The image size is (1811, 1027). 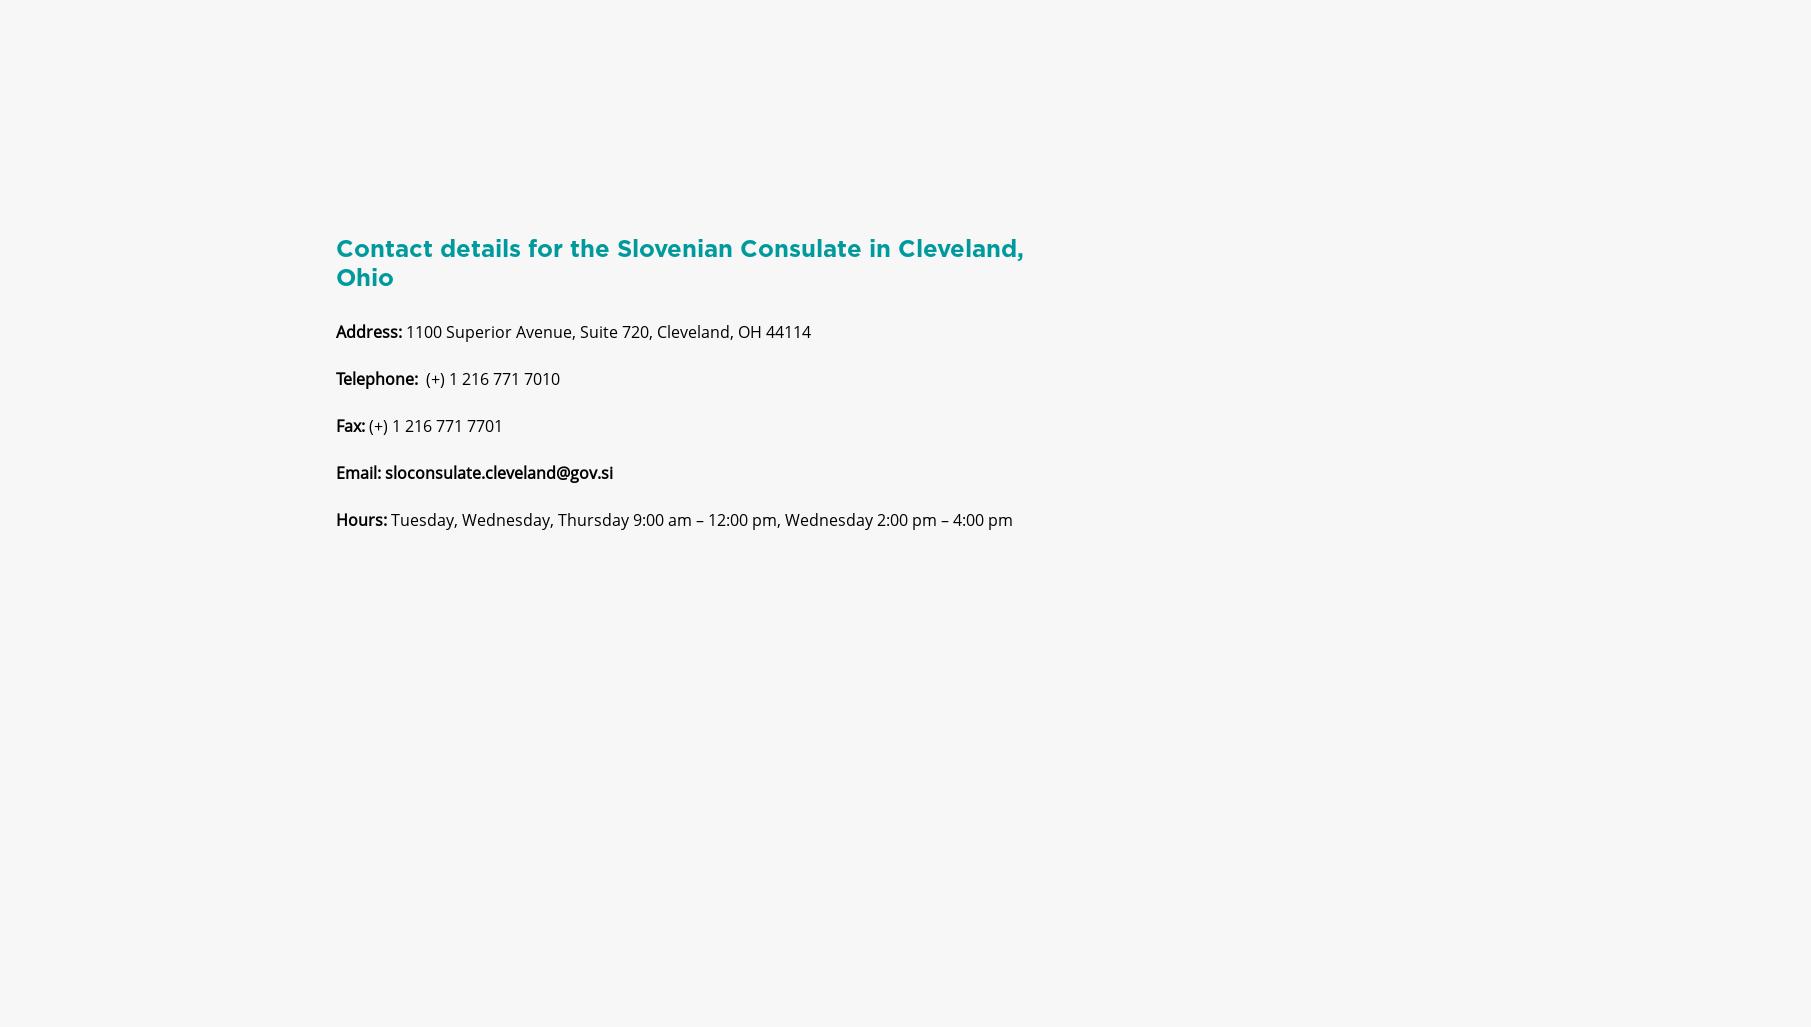 I want to click on 'Tuesday, Wednesday, Thursday 9:00 am – 12:00 pm, Wednesday 2:00 pm – 4:00 pm', so click(x=701, y=536).